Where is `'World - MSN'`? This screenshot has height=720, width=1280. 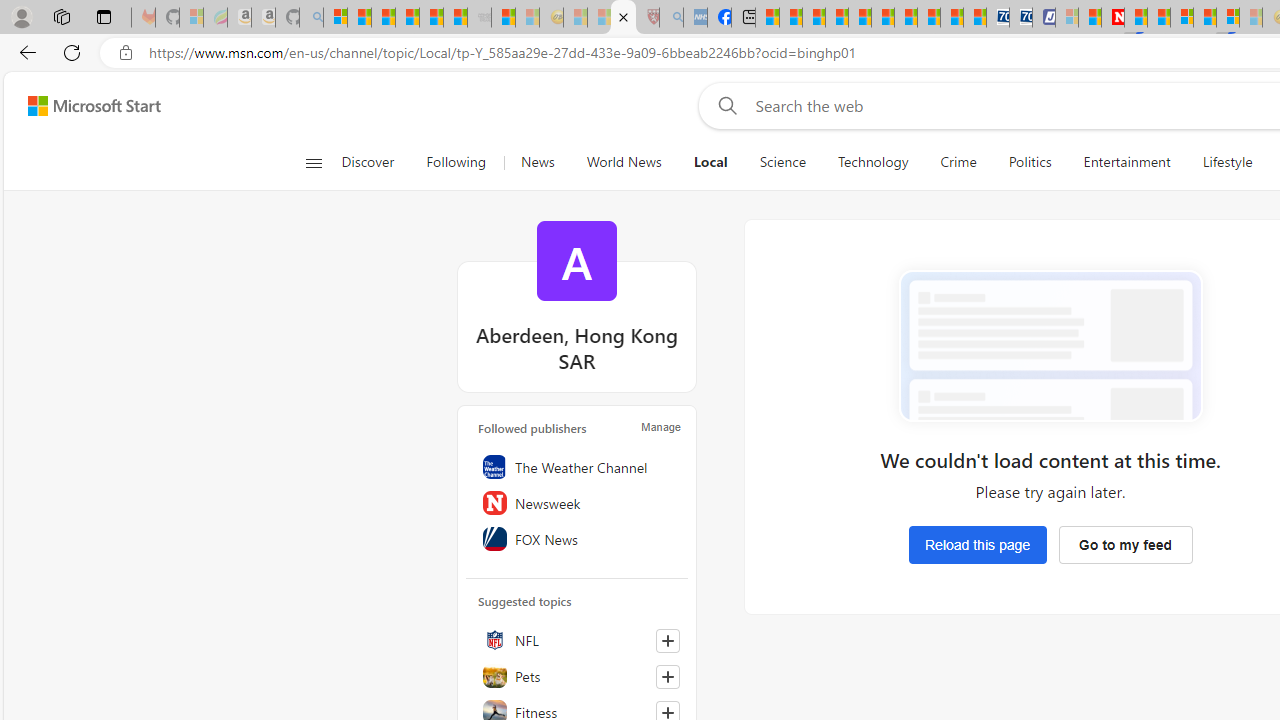
'World - MSN' is located at coordinates (814, 17).